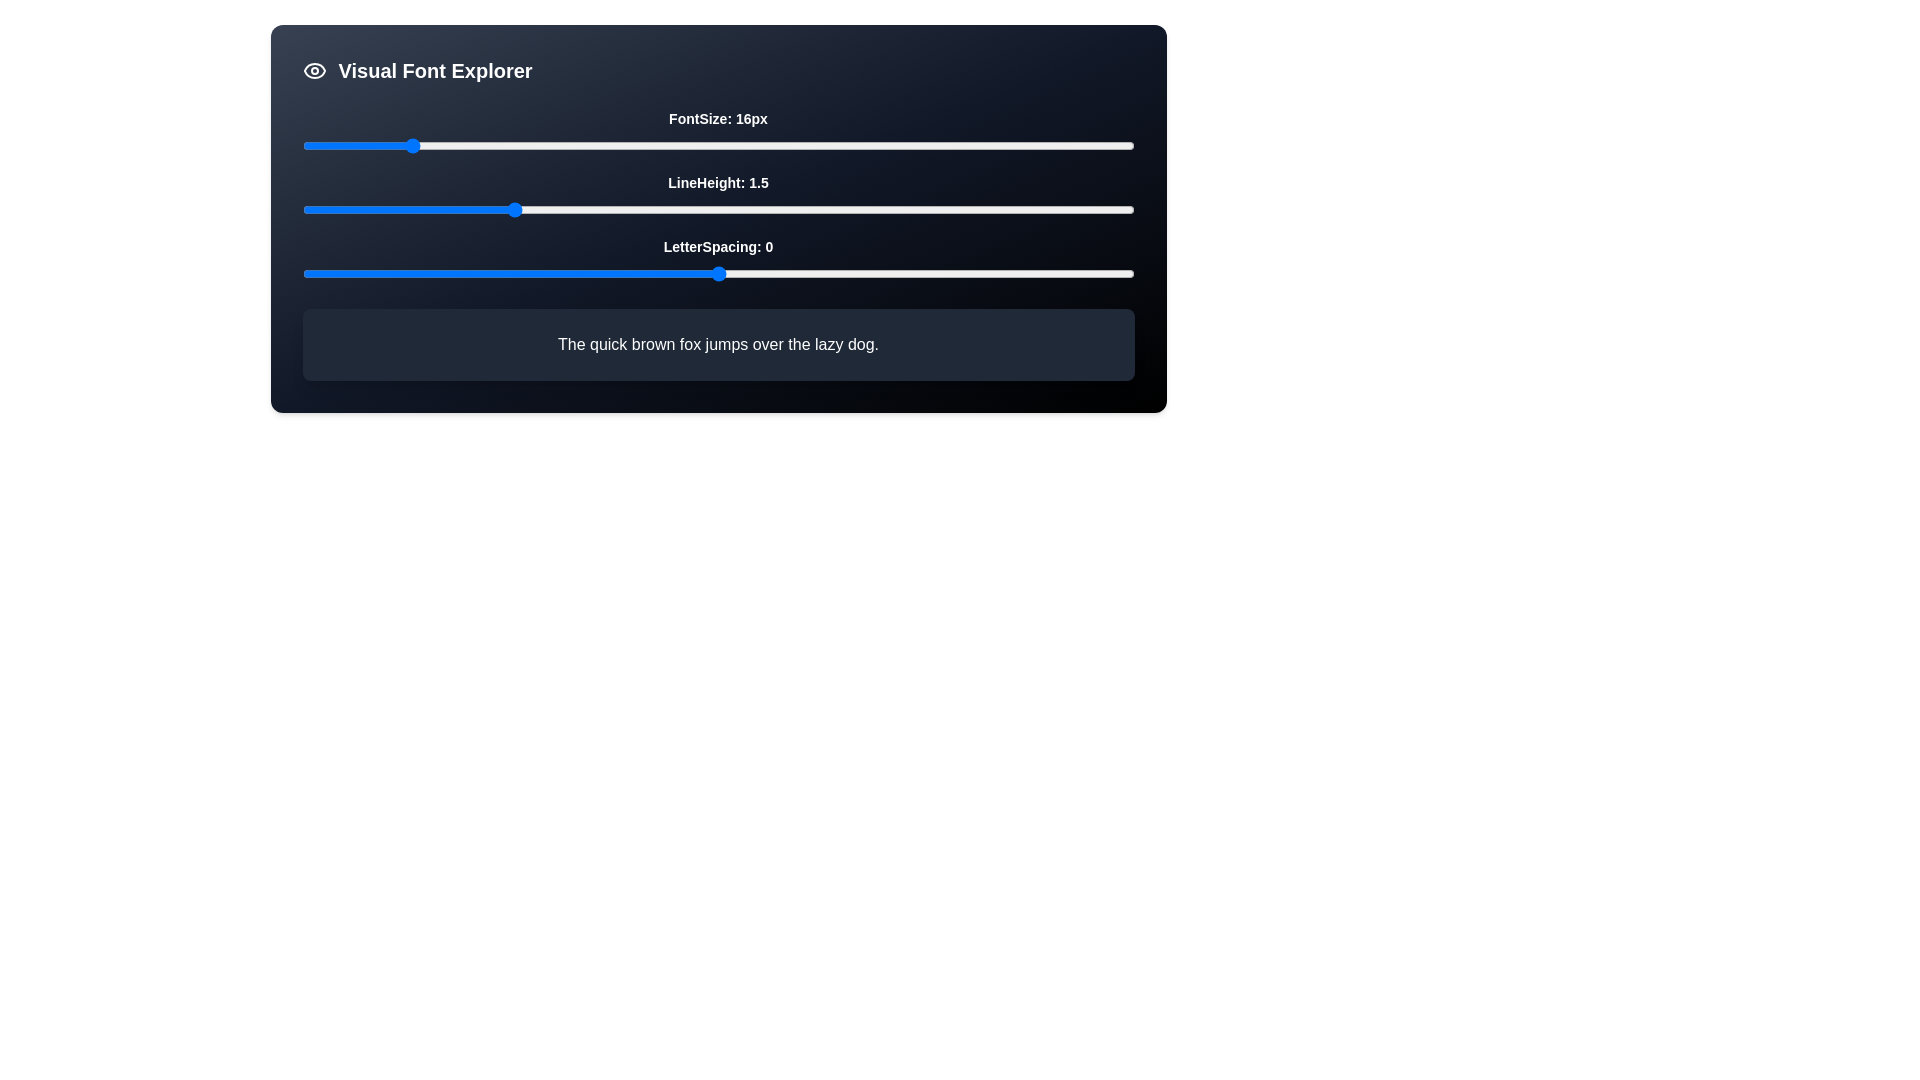 The height and width of the screenshot is (1080, 1920). I want to click on the line height slider to 2, so click(718, 209).